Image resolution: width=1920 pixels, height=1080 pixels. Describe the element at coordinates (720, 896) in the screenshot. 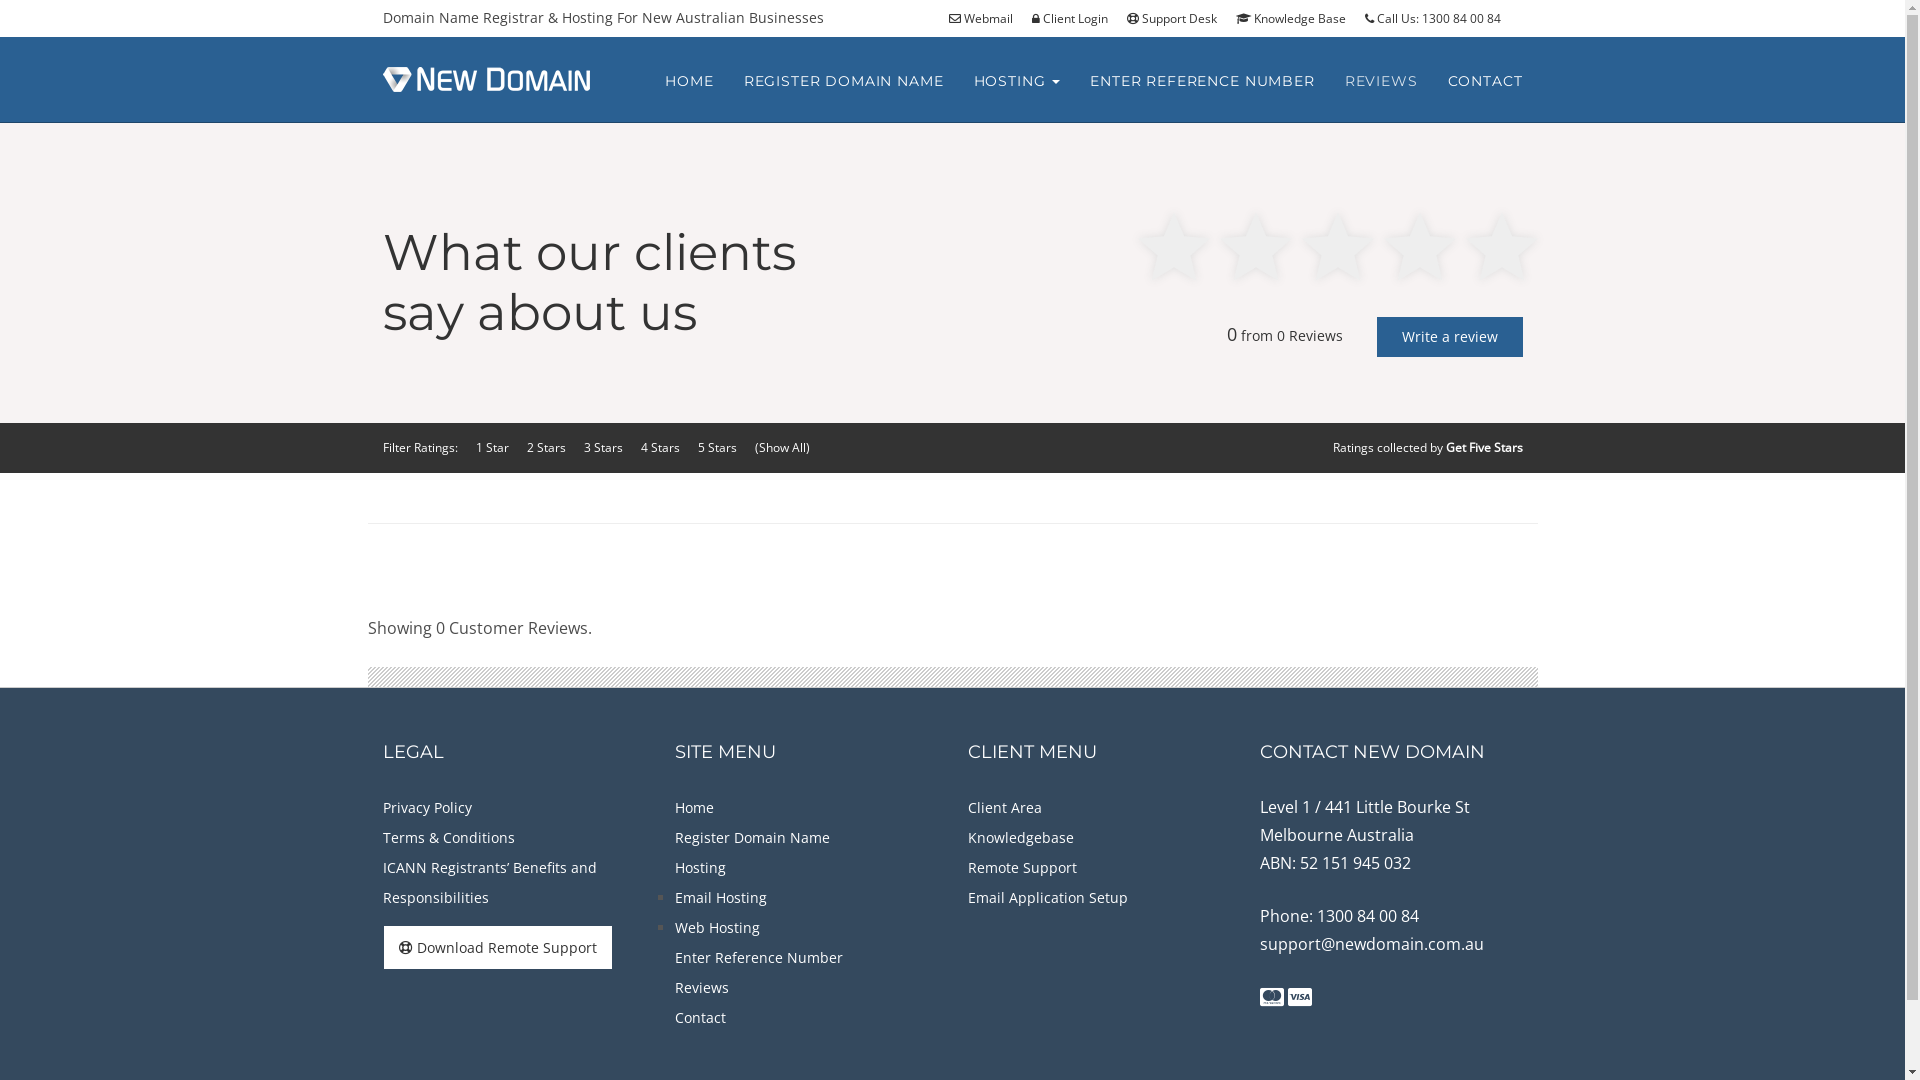

I see `'Email Hosting'` at that location.